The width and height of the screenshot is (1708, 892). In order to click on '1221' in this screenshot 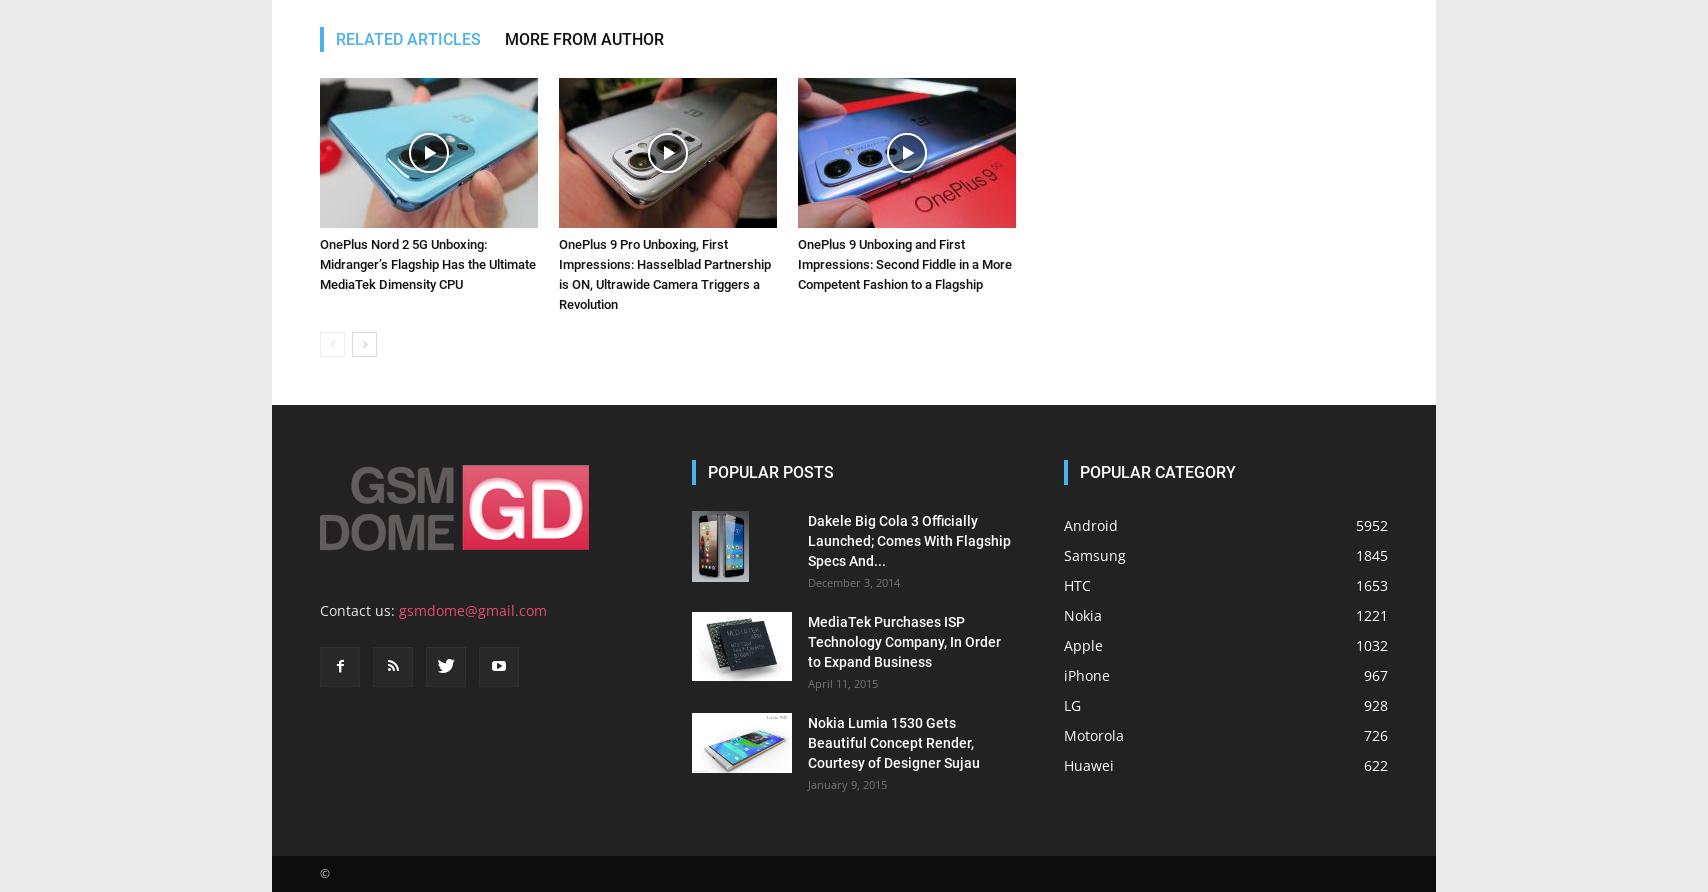, I will do `click(1372, 614)`.